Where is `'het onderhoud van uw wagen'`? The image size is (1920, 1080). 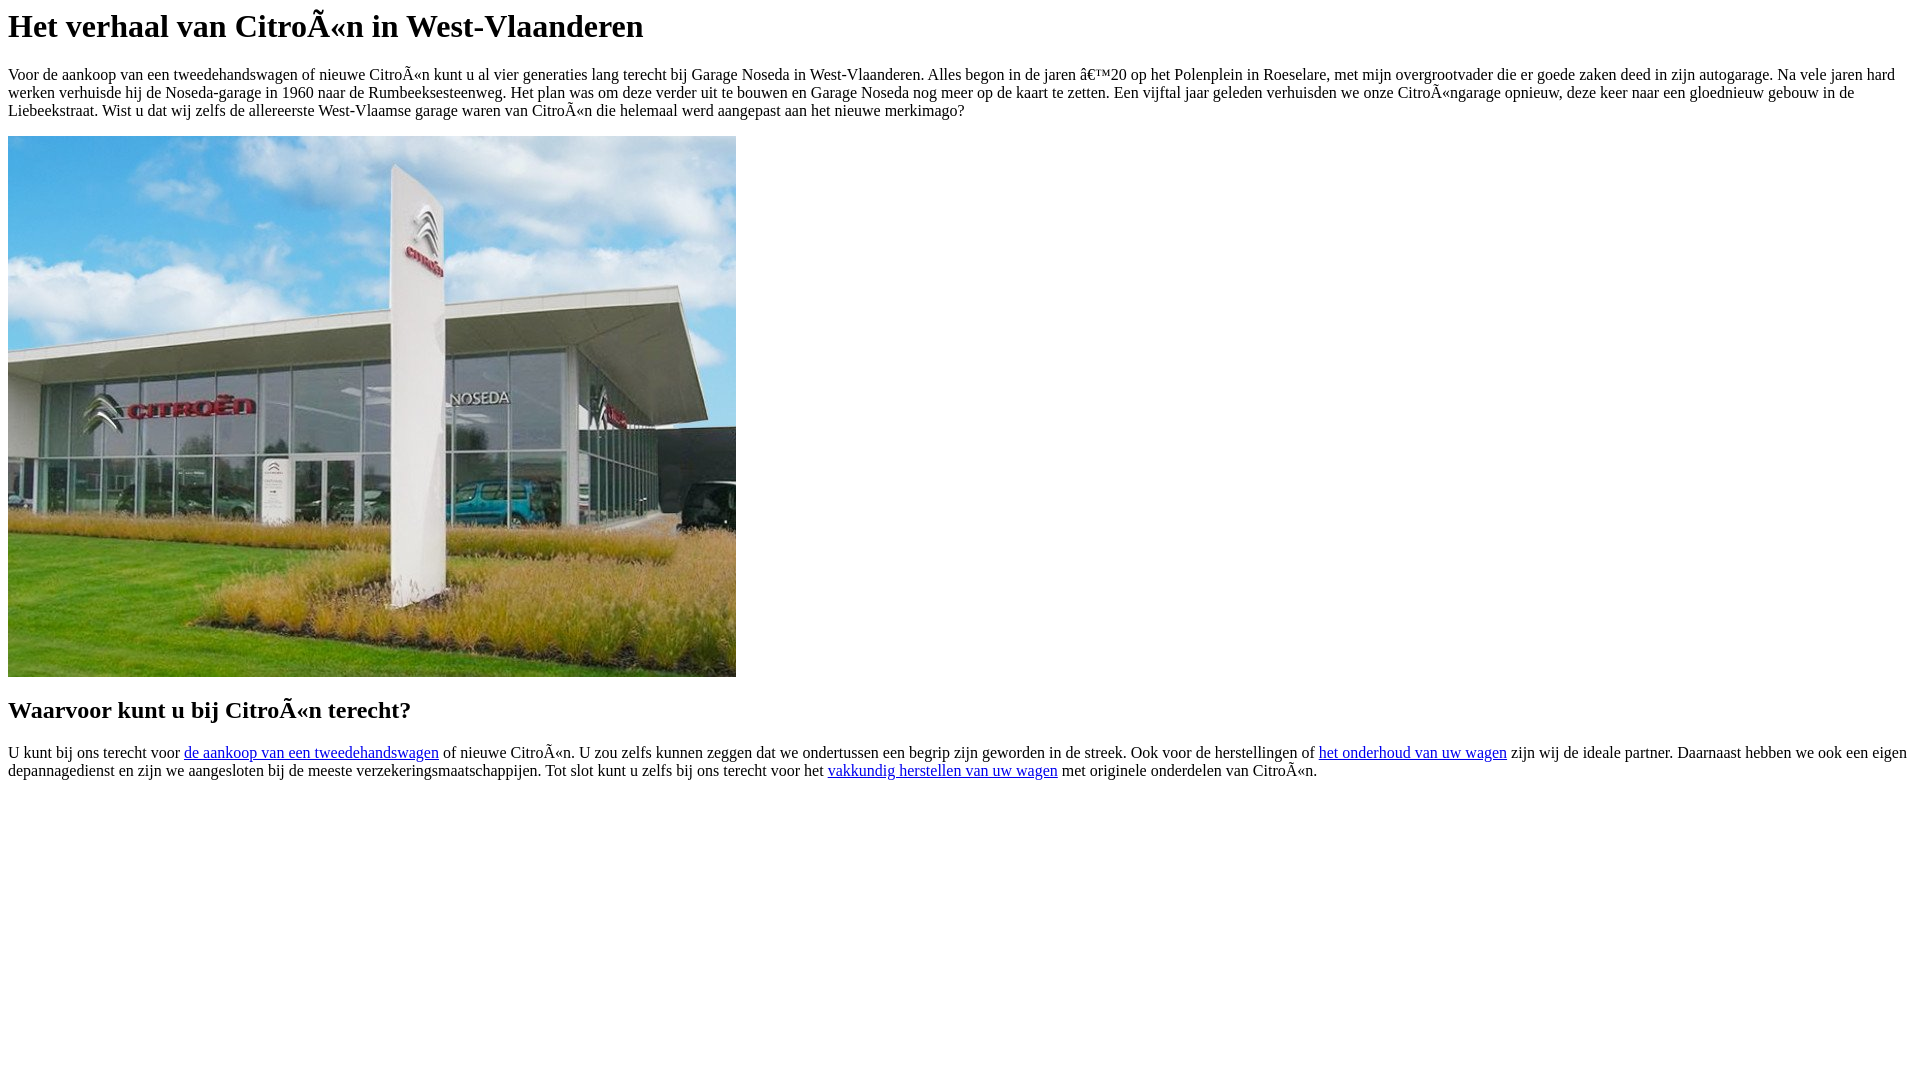 'het onderhoud van uw wagen' is located at coordinates (1411, 752).